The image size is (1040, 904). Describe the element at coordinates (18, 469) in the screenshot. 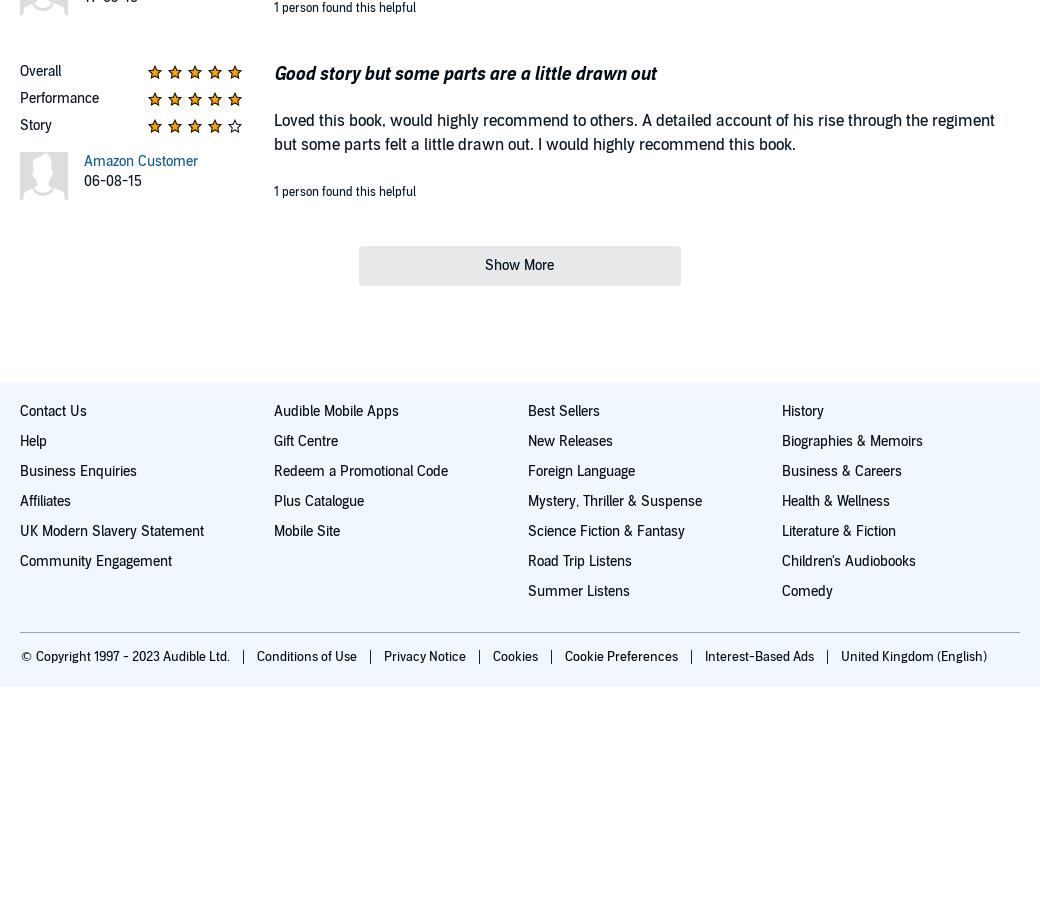

I see `'Business Enquiries'` at that location.